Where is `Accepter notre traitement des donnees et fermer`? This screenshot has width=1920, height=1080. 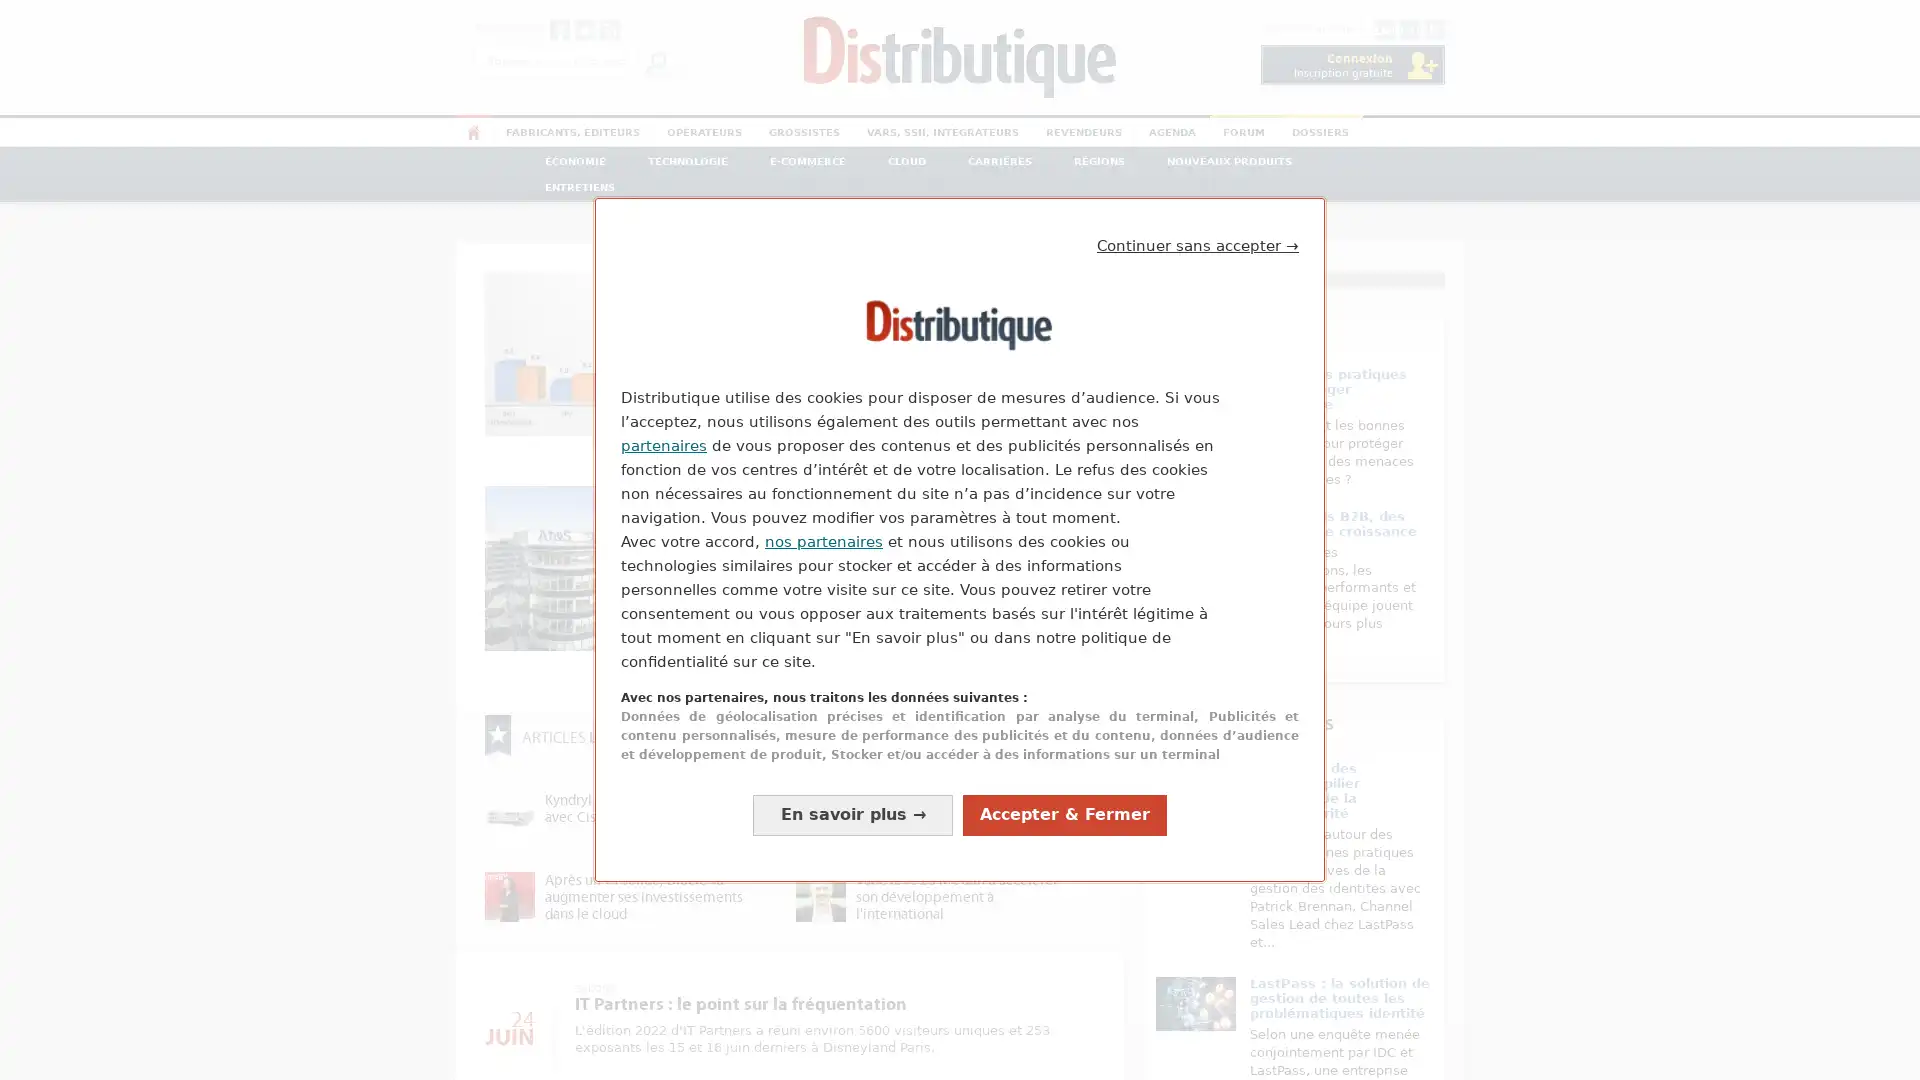
Accepter notre traitement des donnees et fermer is located at coordinates (1064, 814).